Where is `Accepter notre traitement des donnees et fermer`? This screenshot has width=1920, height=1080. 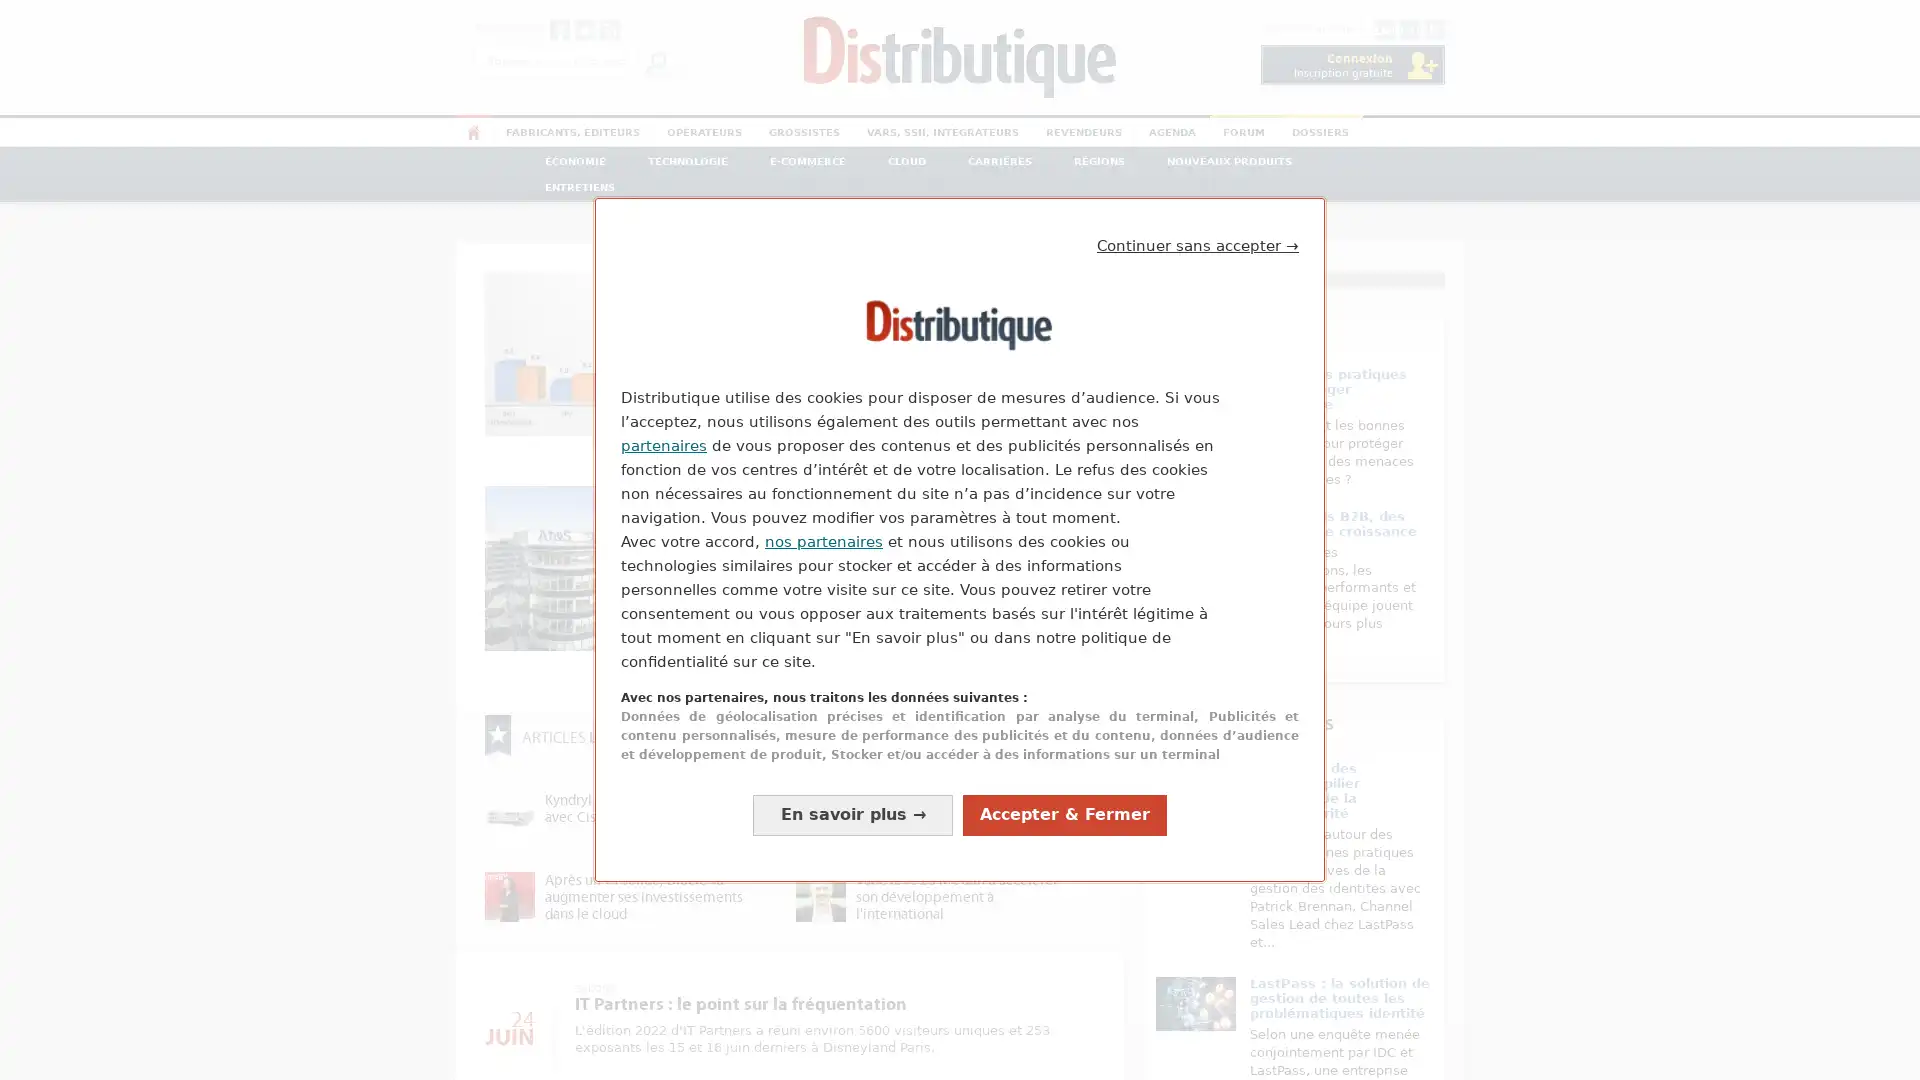
Accepter notre traitement des donnees et fermer is located at coordinates (1064, 814).